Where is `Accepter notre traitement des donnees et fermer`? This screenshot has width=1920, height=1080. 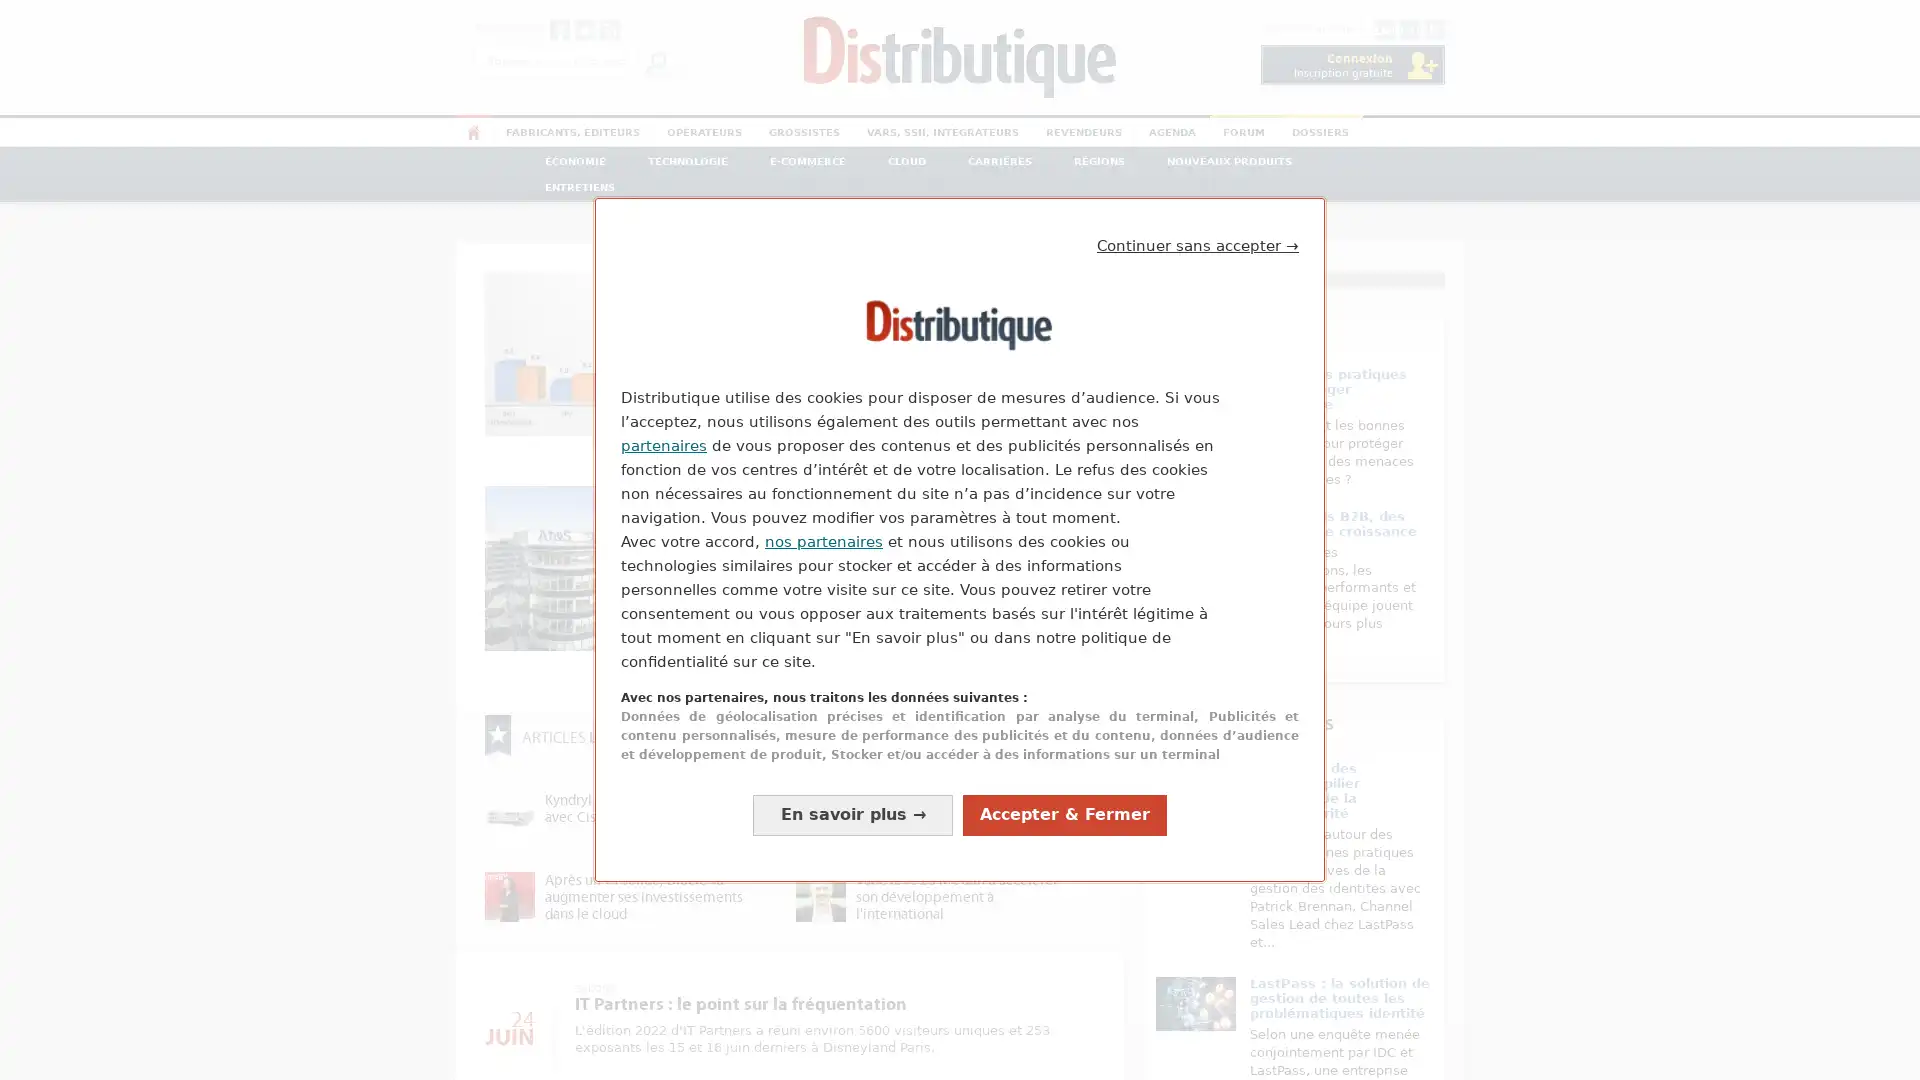
Accepter notre traitement des donnees et fermer is located at coordinates (1064, 814).